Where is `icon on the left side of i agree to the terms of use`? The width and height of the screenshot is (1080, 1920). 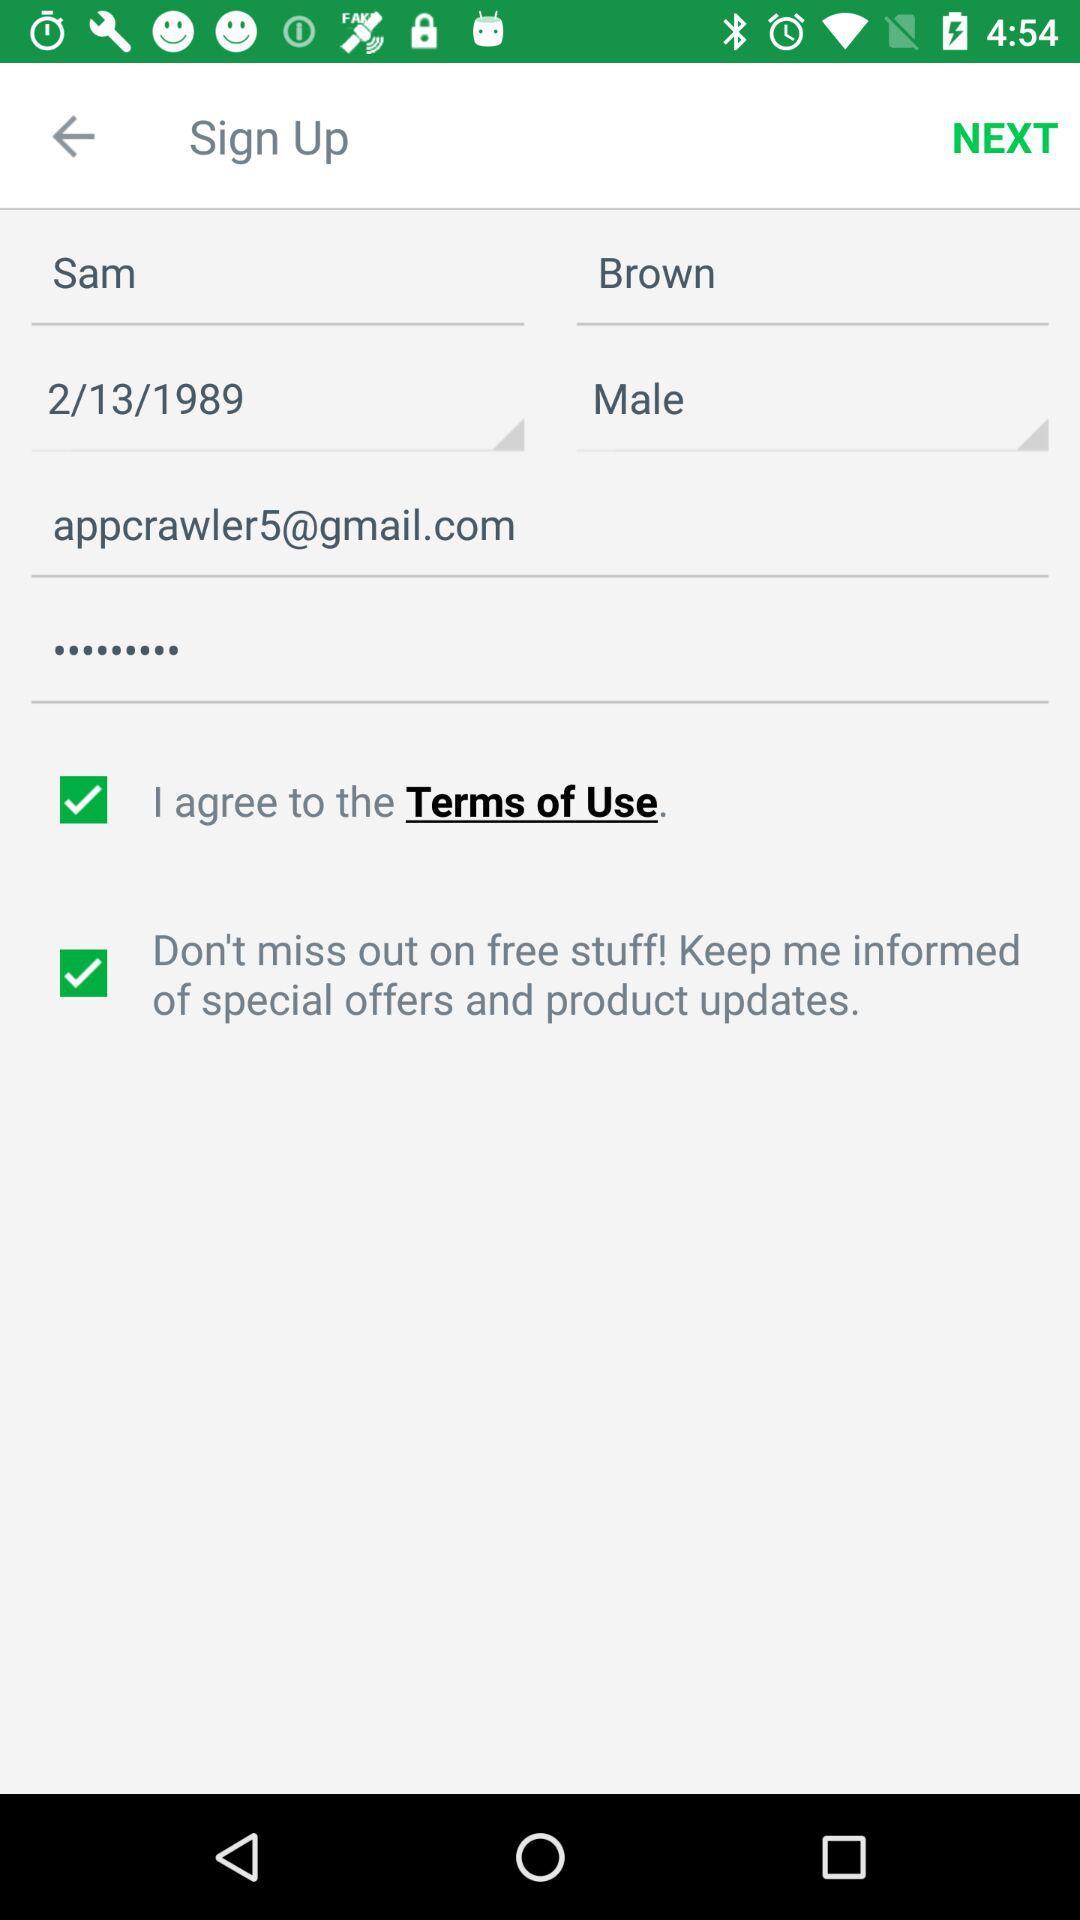
icon on the left side of i agree to the terms of use is located at coordinates (85, 800).